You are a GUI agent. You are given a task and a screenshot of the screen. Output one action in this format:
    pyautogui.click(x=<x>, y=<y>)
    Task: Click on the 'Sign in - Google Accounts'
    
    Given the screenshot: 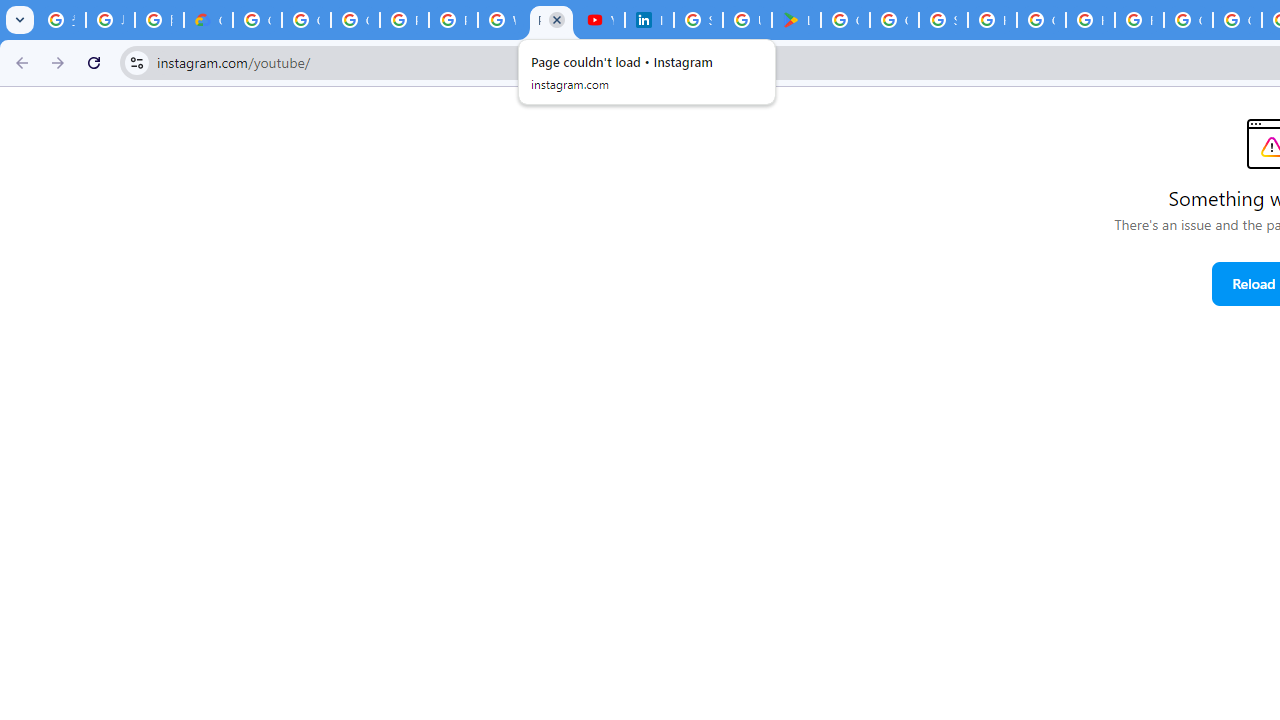 What is the action you would take?
    pyautogui.click(x=698, y=20)
    